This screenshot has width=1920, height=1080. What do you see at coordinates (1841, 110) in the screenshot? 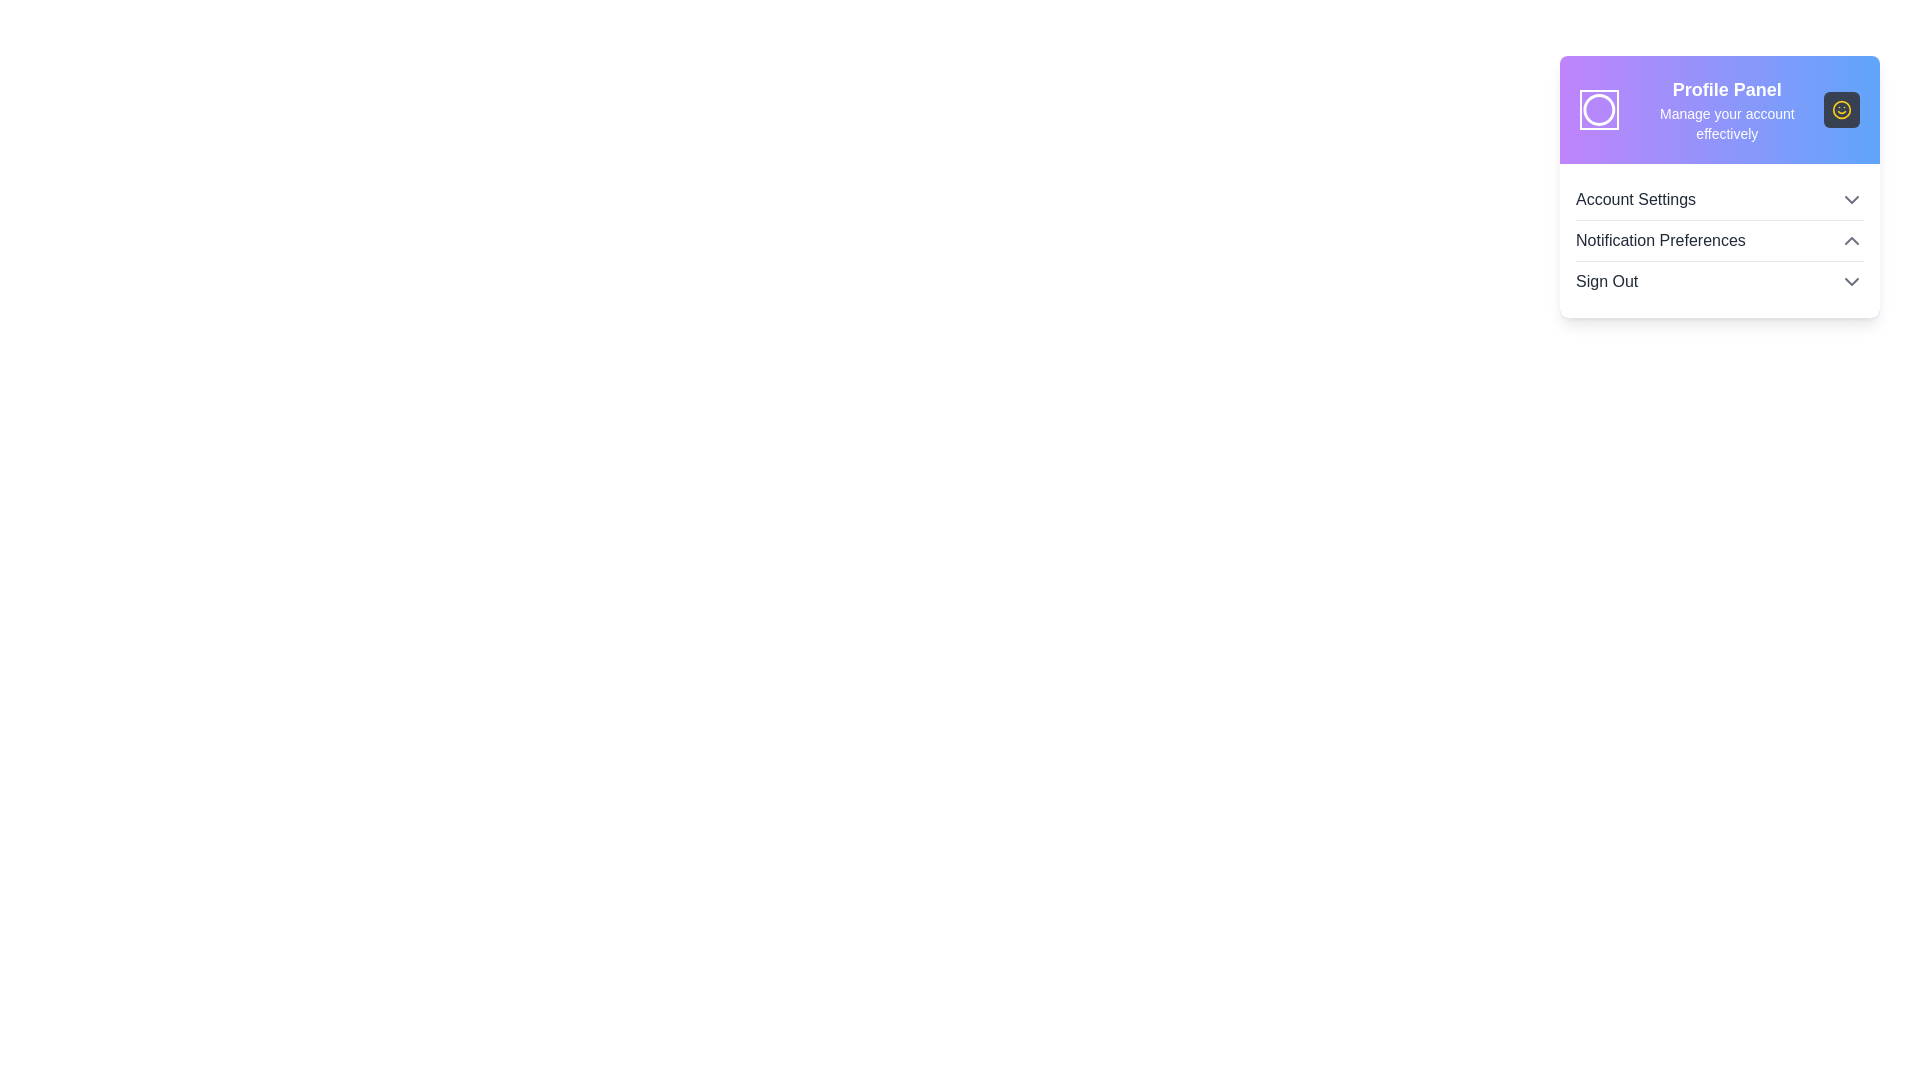
I see `the button located to the right of the 'Profile Panel Manage your account effectively' text in the purple header section to change its color` at bounding box center [1841, 110].